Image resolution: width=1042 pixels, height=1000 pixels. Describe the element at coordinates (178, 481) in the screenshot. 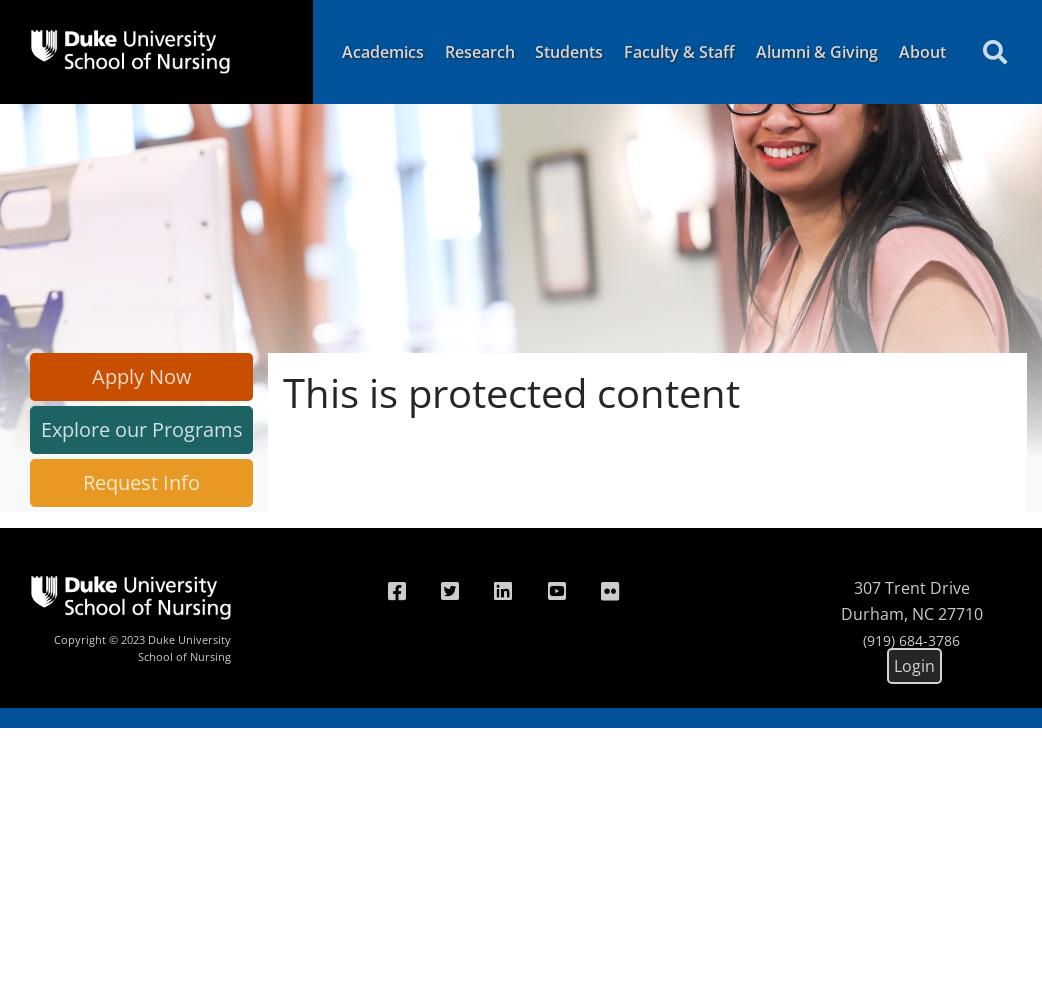

I see `'Info'` at that location.